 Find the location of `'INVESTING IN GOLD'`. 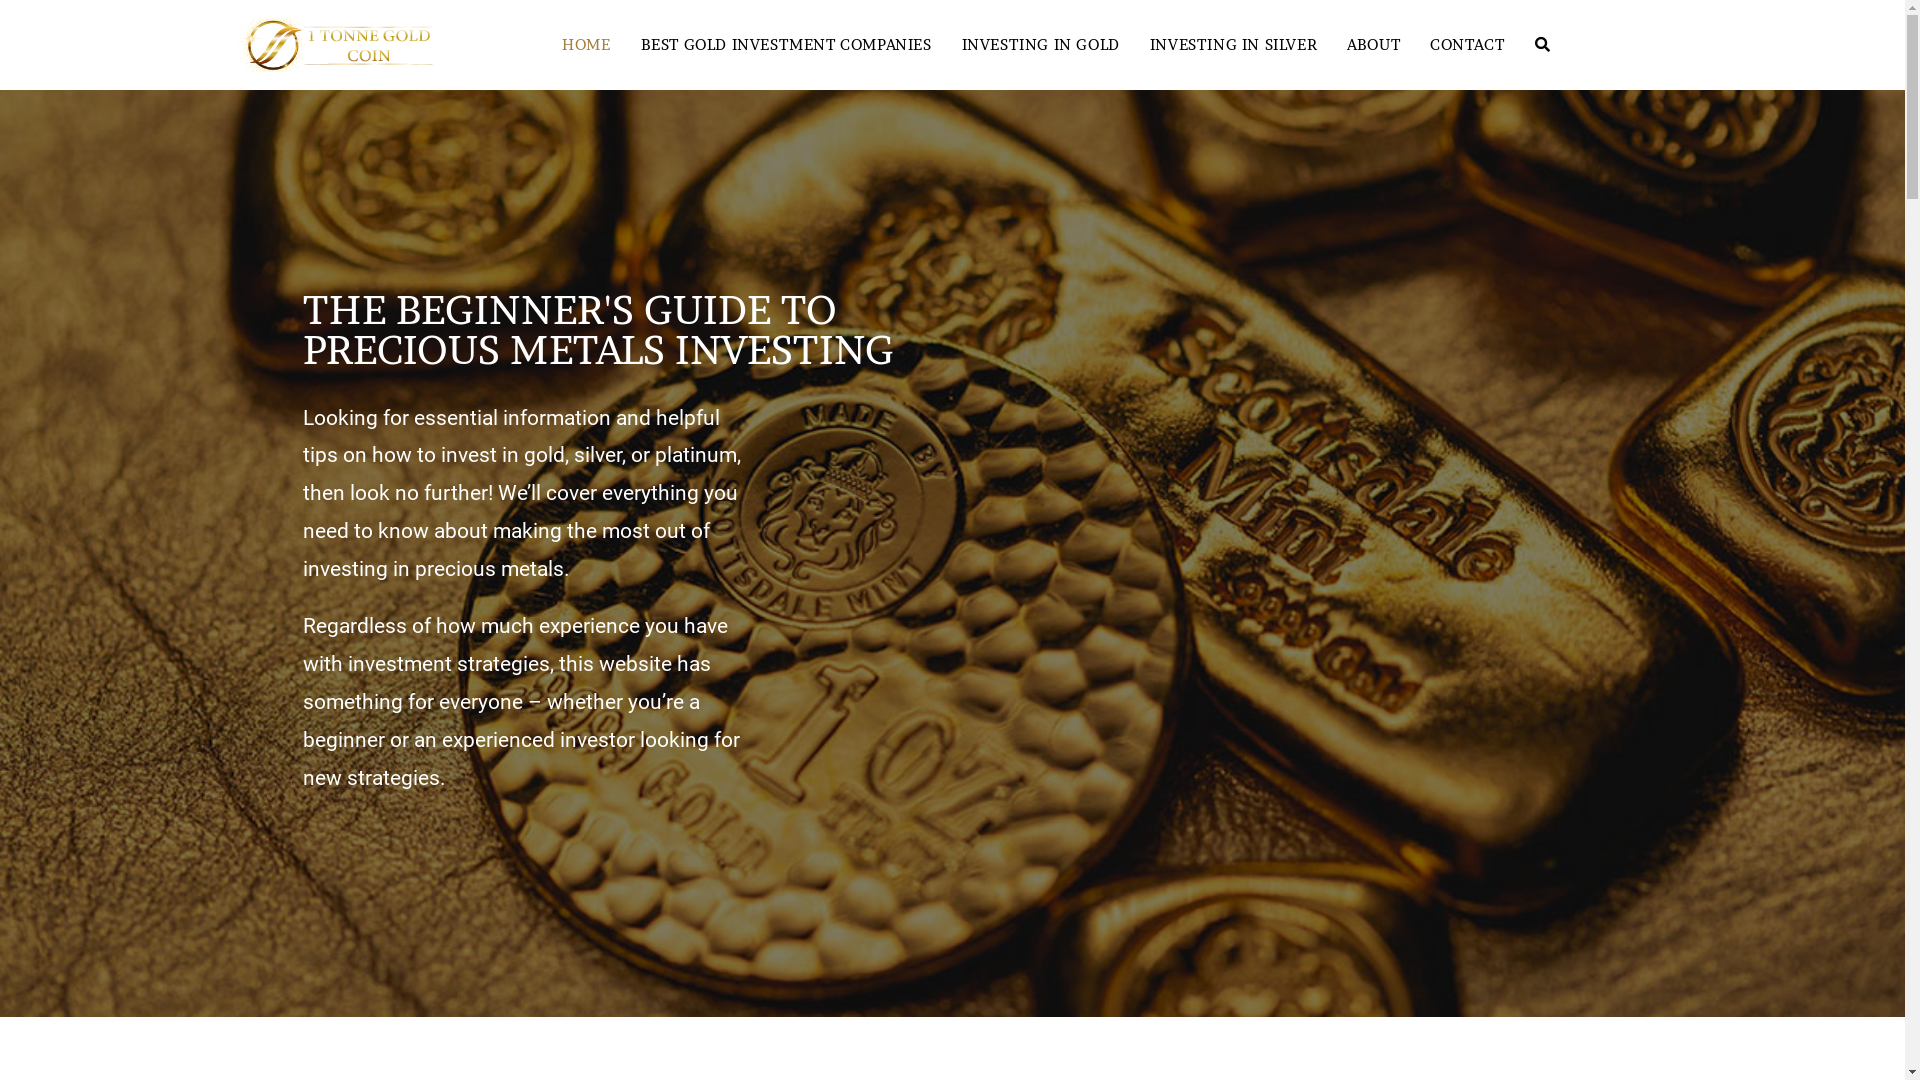

'INVESTING IN GOLD' is located at coordinates (1040, 45).